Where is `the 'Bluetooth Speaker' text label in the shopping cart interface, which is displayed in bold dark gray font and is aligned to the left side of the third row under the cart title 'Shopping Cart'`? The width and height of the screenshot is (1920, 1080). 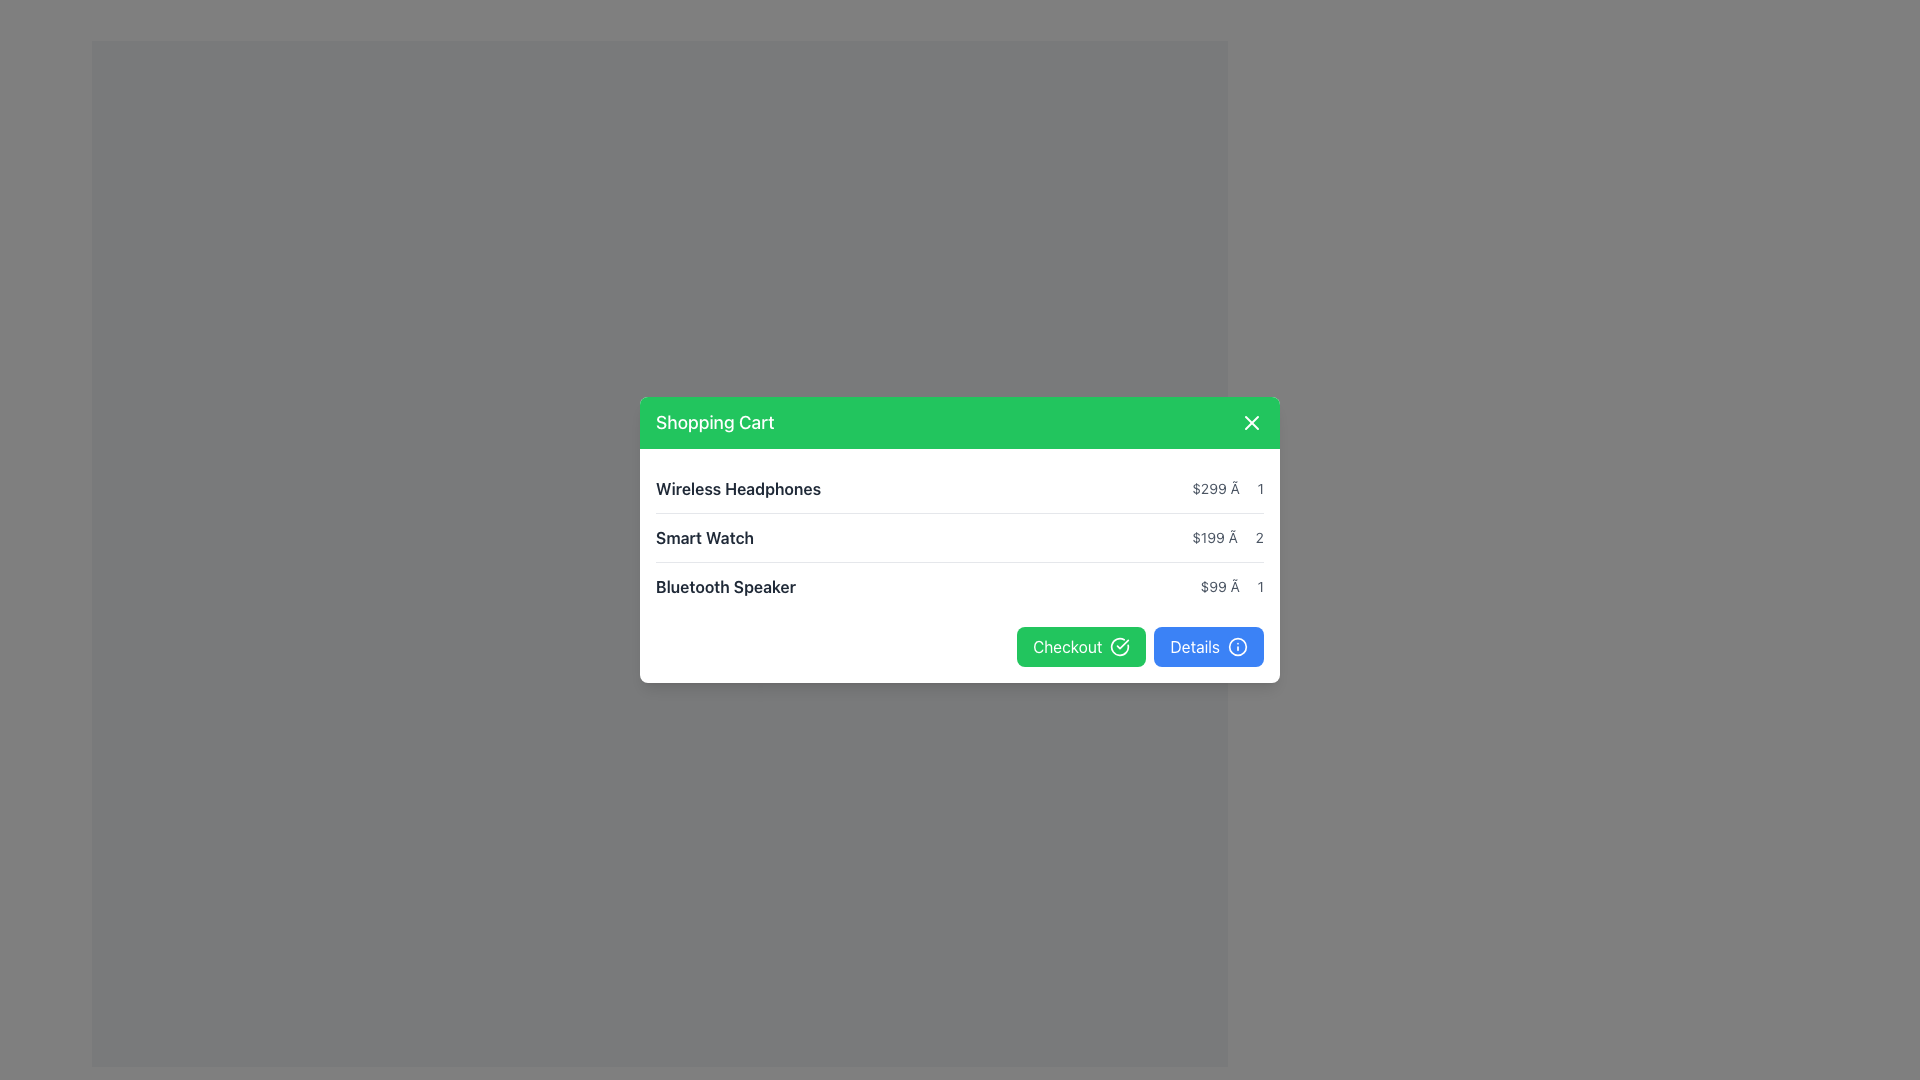 the 'Bluetooth Speaker' text label in the shopping cart interface, which is displayed in bold dark gray font and is aligned to the left side of the third row under the cart title 'Shopping Cart' is located at coordinates (724, 585).